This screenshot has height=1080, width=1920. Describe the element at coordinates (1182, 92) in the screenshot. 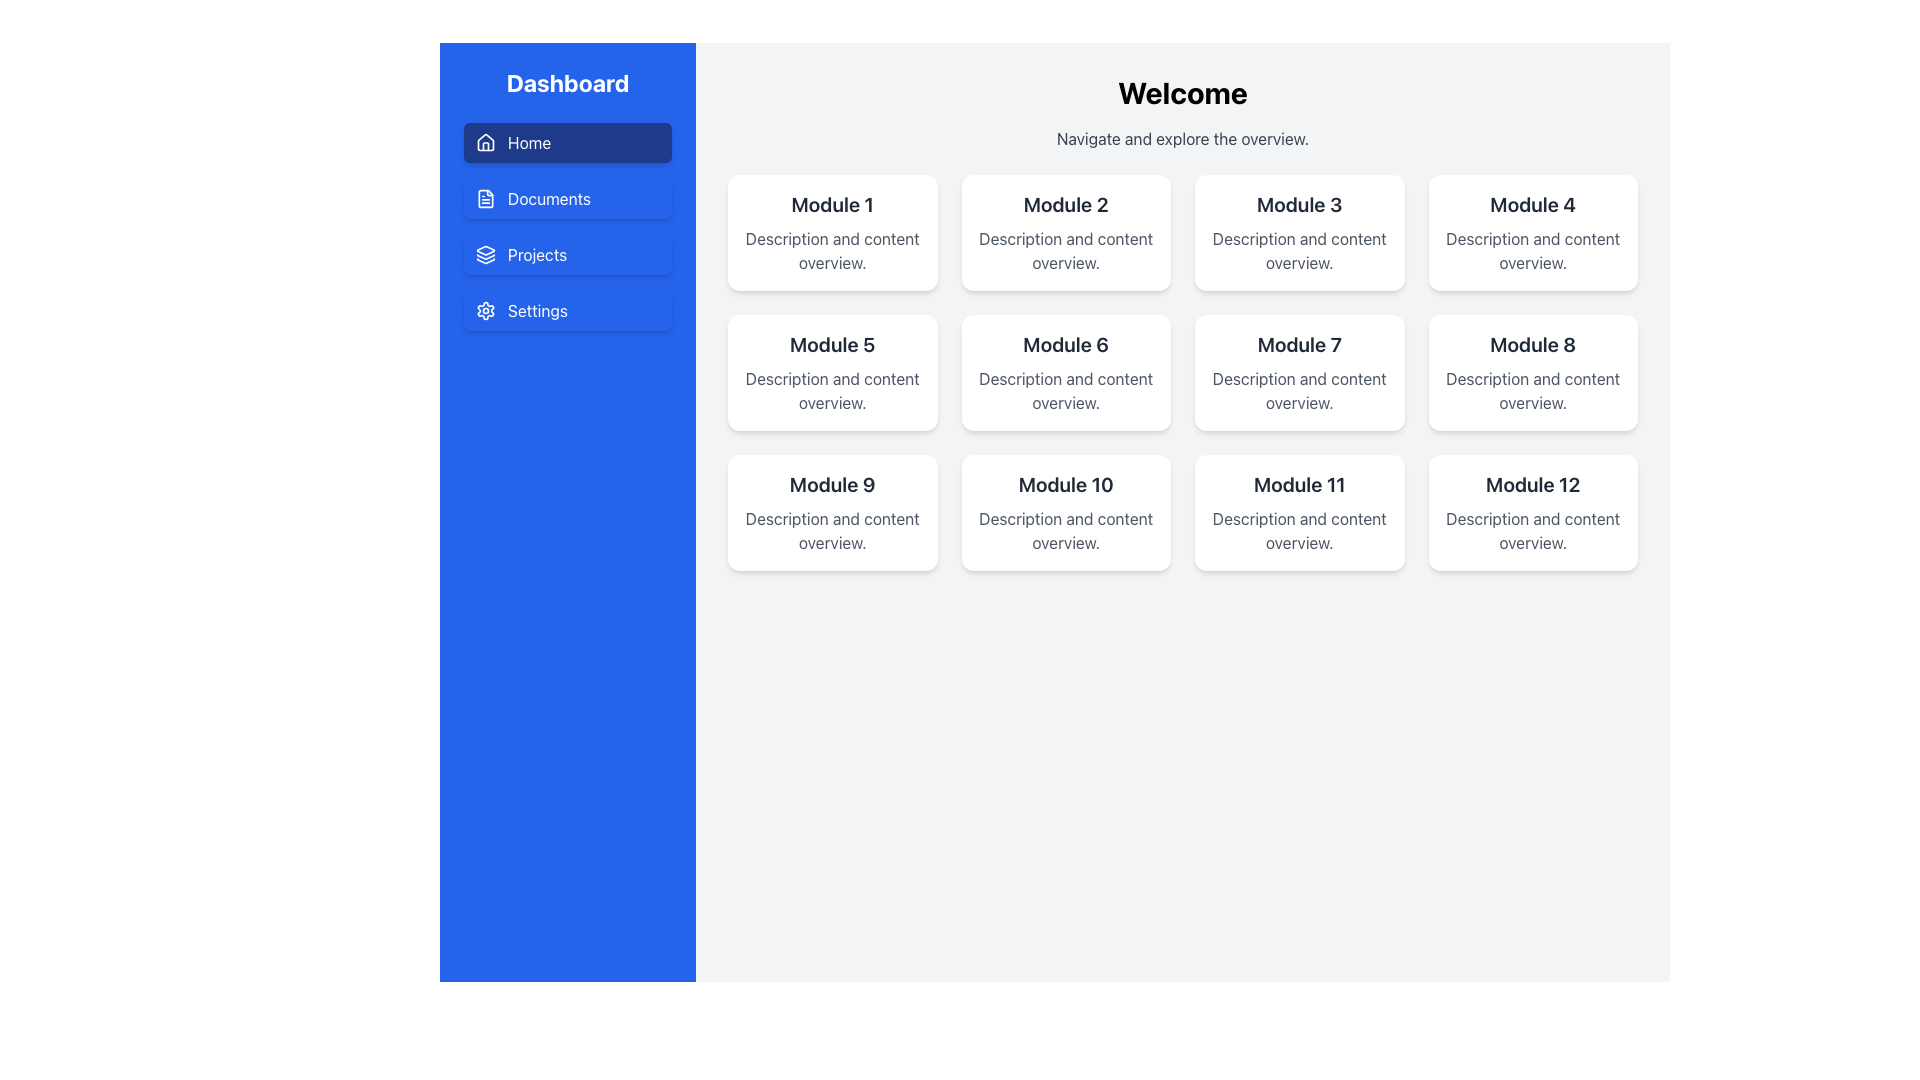

I see `the 'Welcome' text label, which is a prominent heading styled in bold, large black font, located at the top of the main content area` at that location.